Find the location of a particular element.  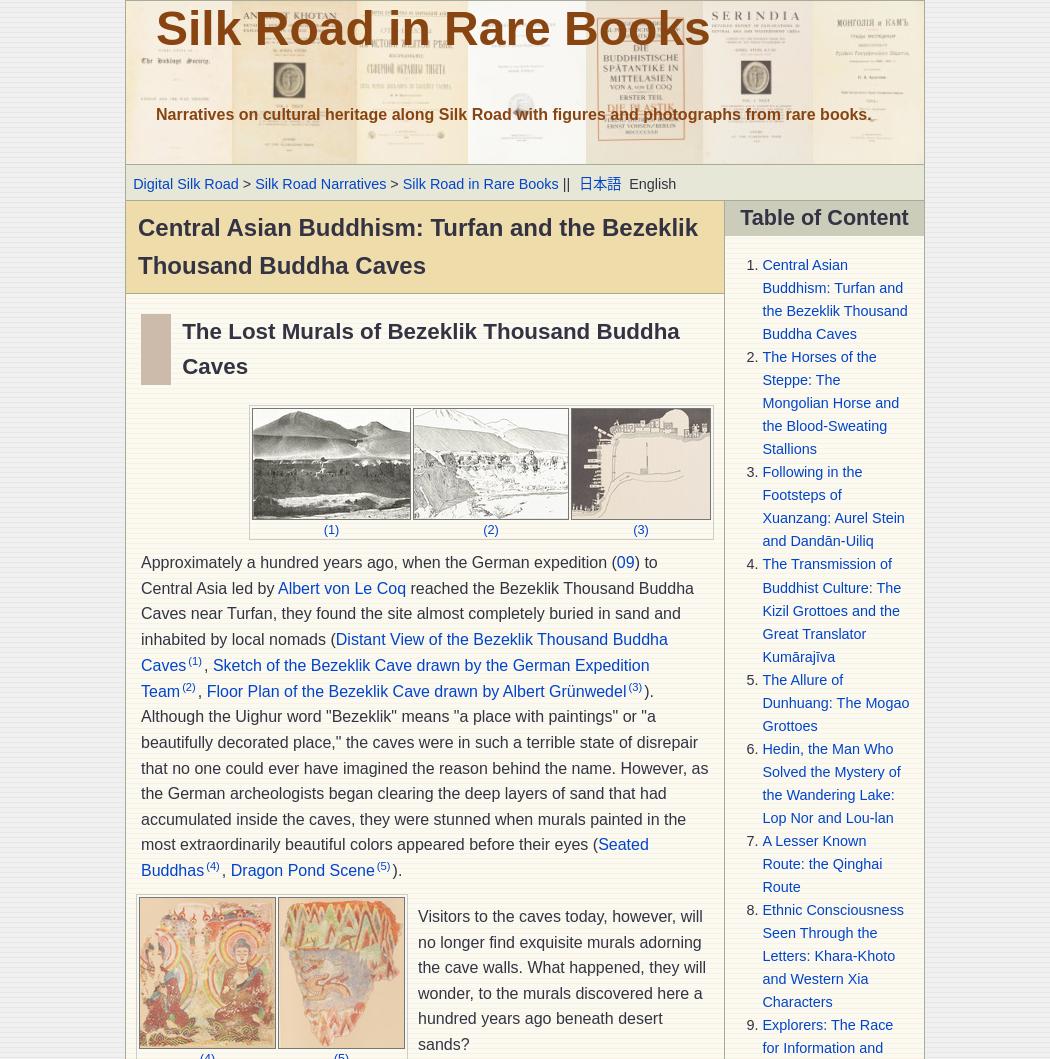

'Sketch of the Bezeklik Cave drawn by the German Expedition Team' is located at coordinates (140, 677).